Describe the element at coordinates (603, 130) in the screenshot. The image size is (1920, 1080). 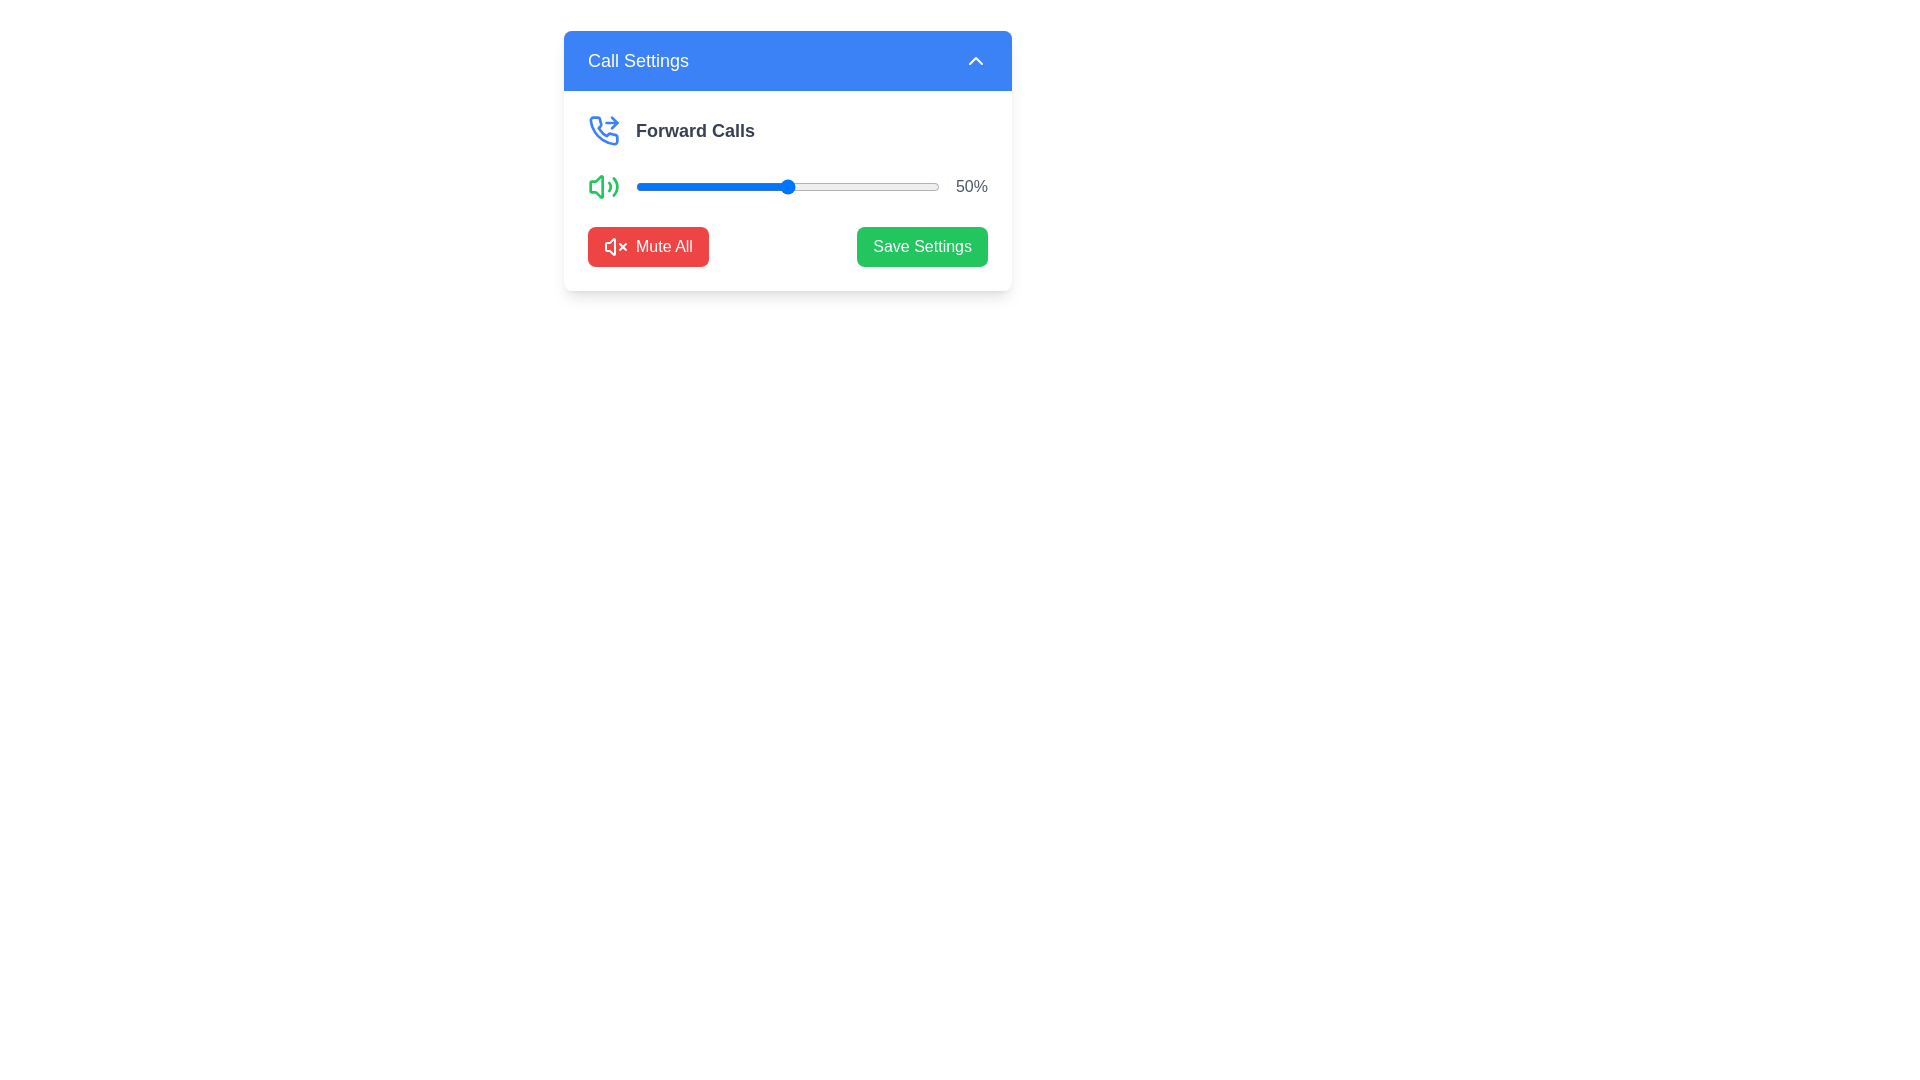
I see `the call forwarding icon located to the left of the 'Forward Calls' text in the Call Settings panel` at that location.